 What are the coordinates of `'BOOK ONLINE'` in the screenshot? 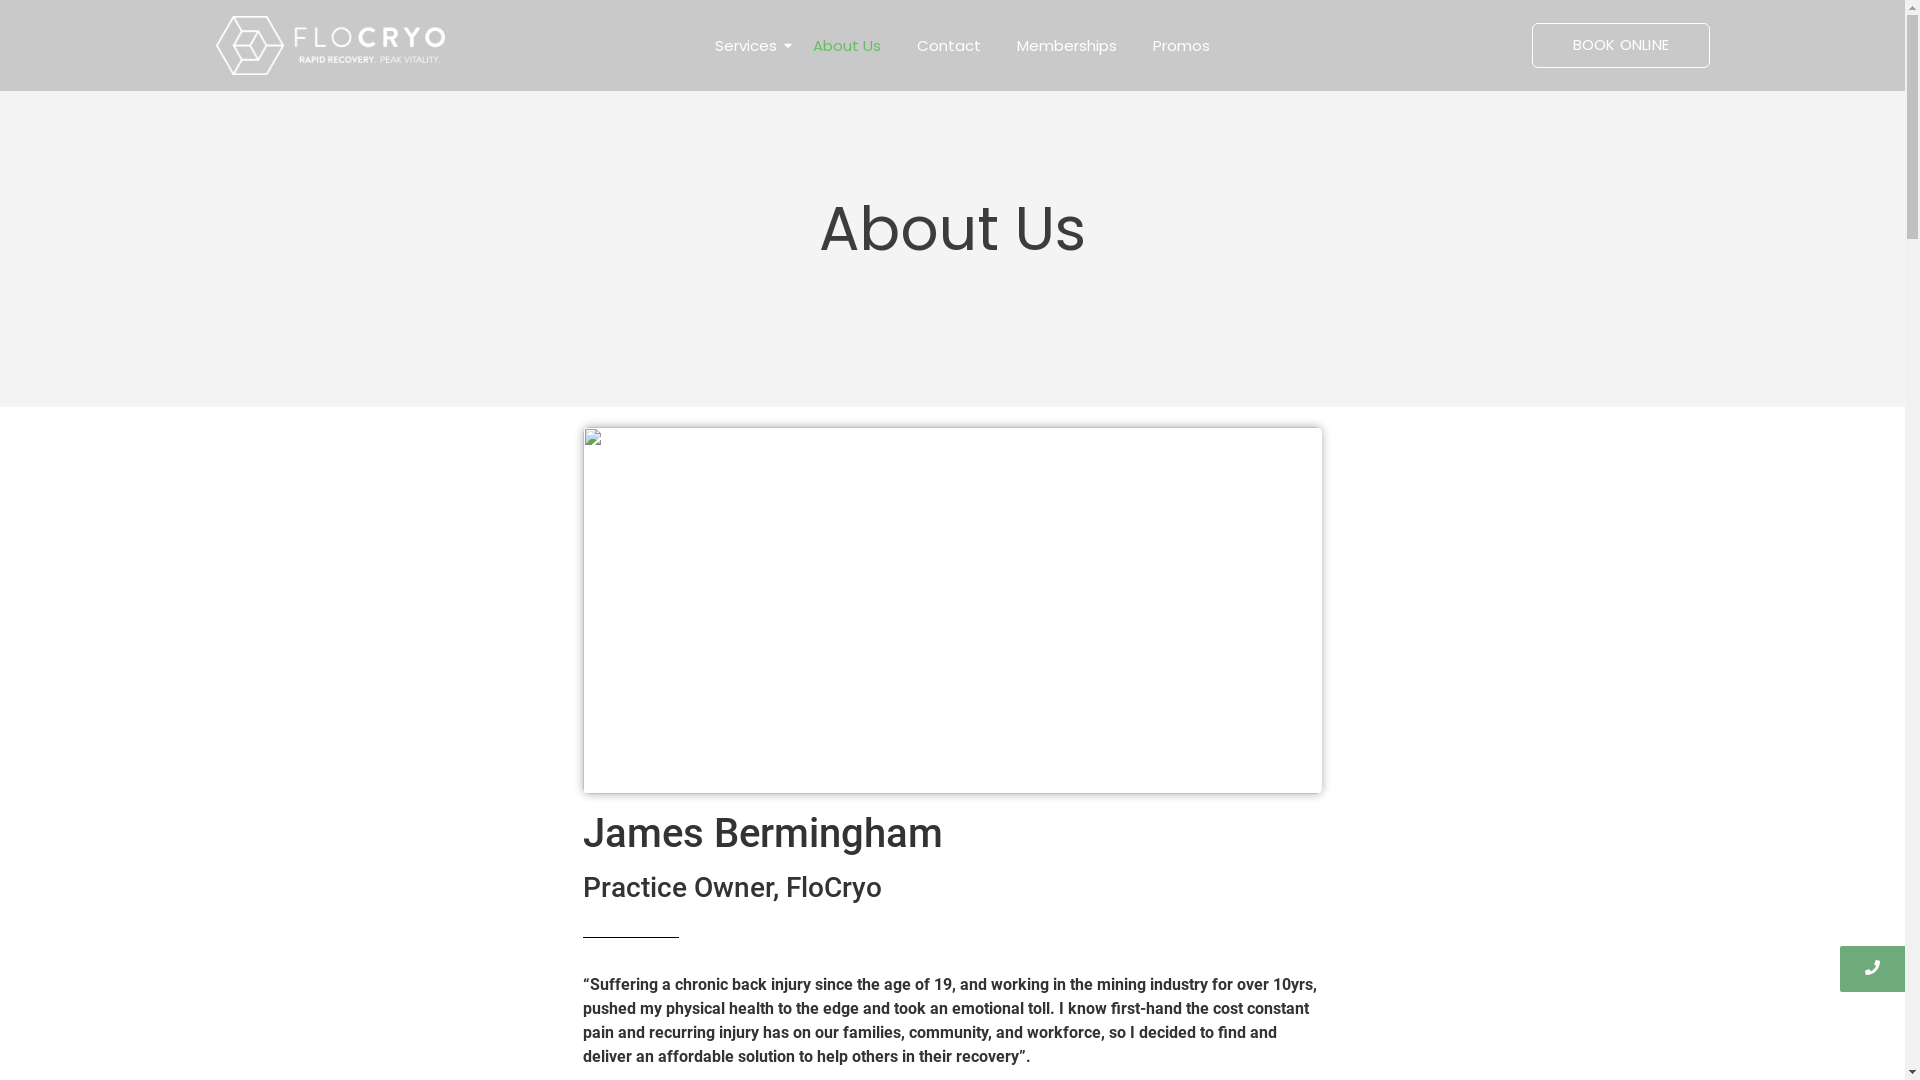 It's located at (1621, 45).